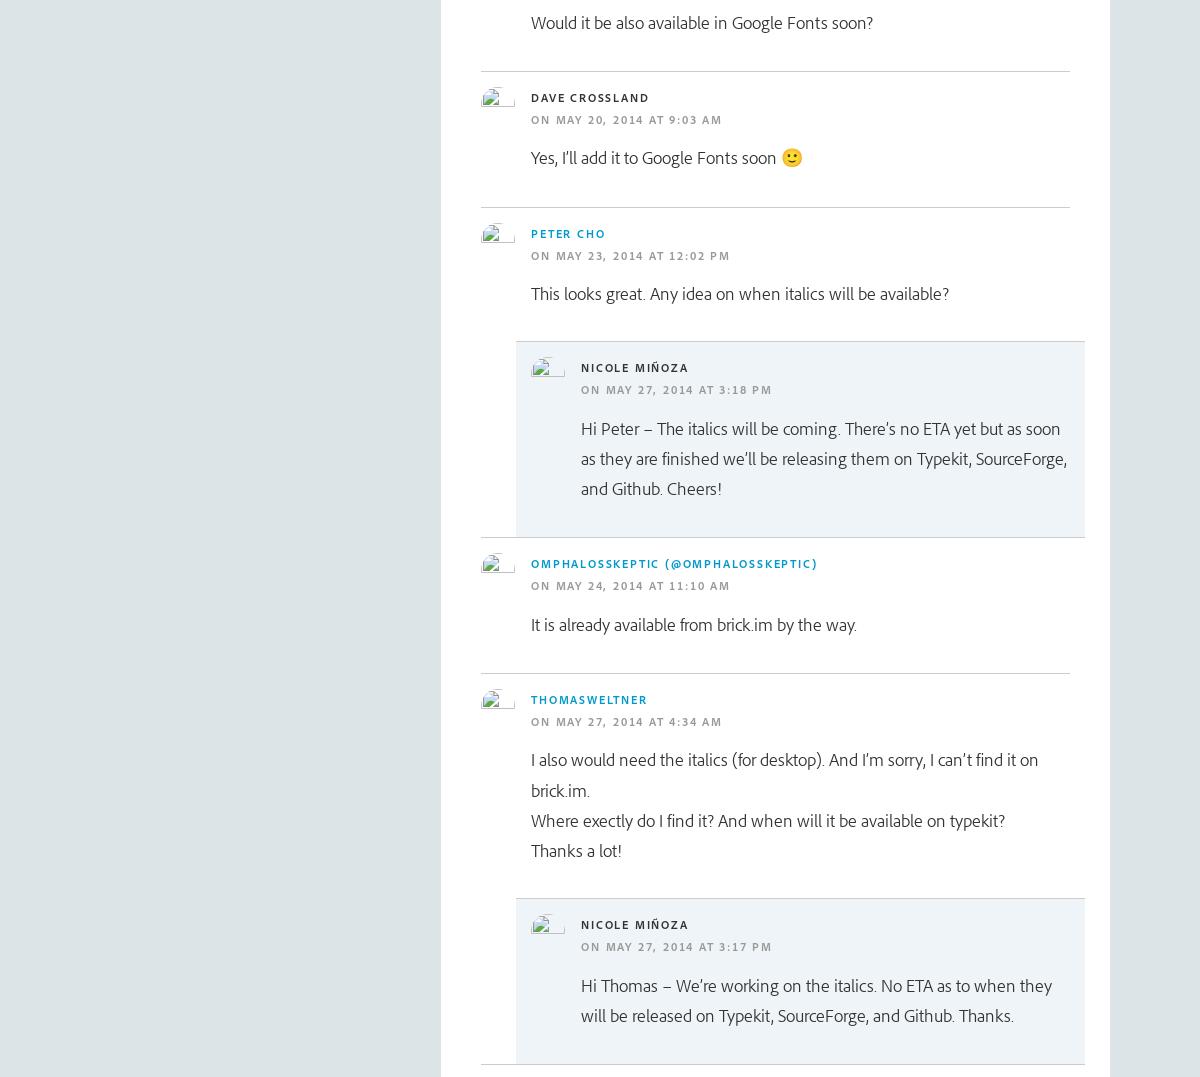  What do you see at coordinates (530, 157) in the screenshot?
I see `'Yes, I’ll add it to Google Fonts soon 🙂'` at bounding box center [530, 157].